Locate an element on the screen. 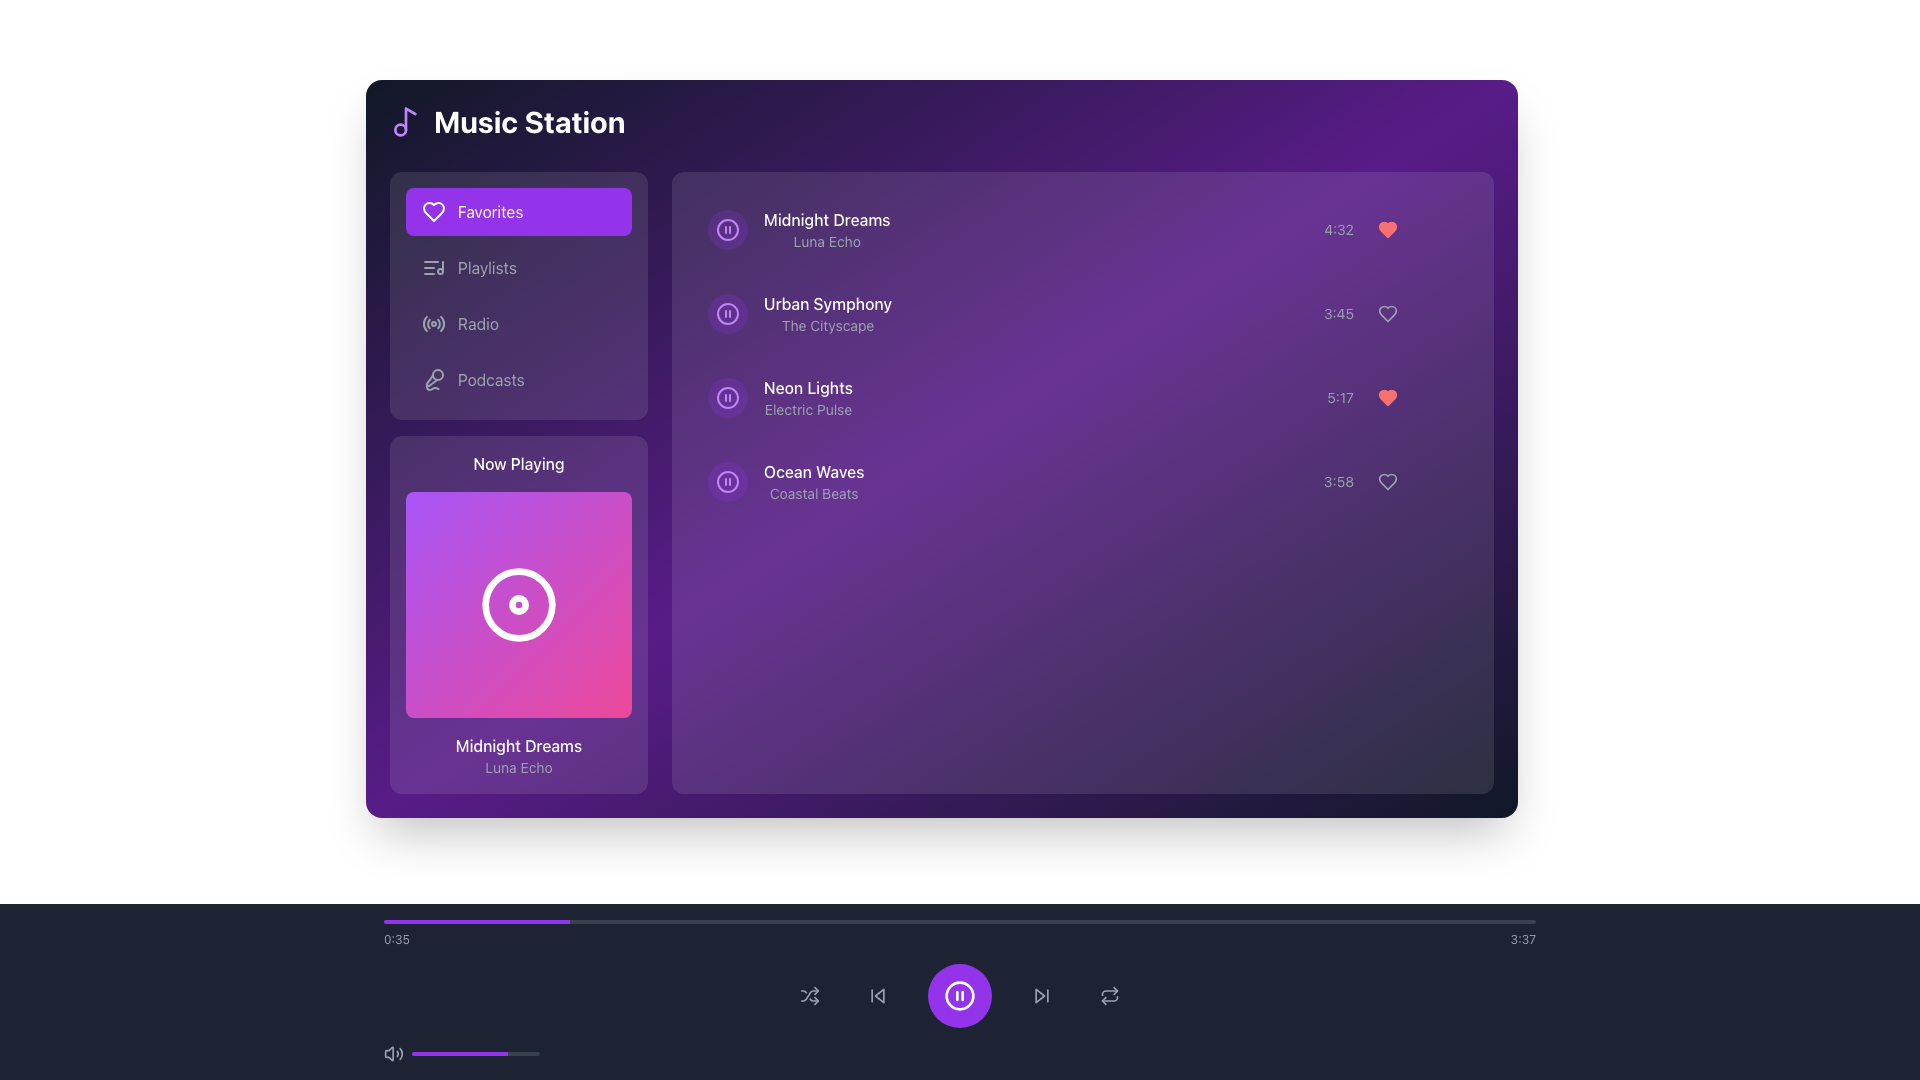  the options button located to the right of the '5:17' text in the third row of the song list, adjacent to the red heart icon for the 'Neon Lights' song entry is located at coordinates (1440, 397).